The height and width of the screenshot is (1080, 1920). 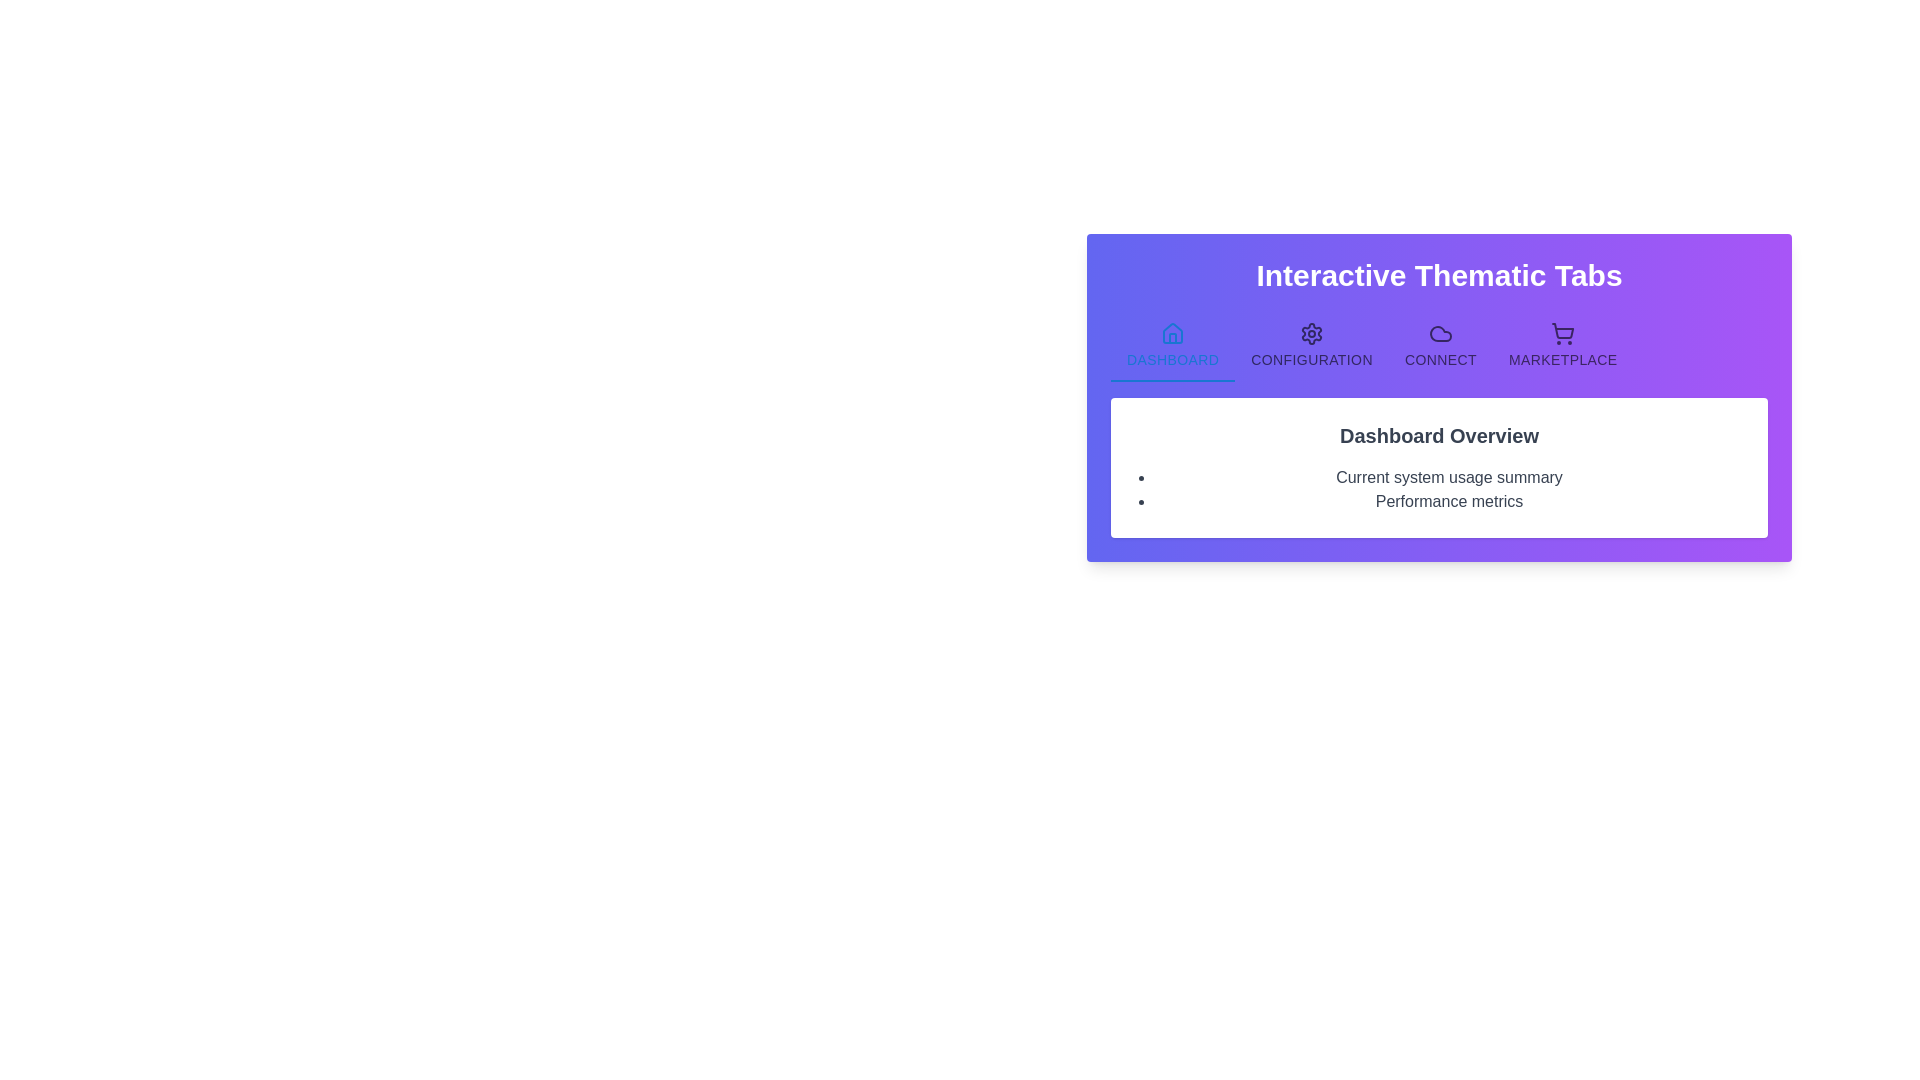 I want to click on the gear-like icon in the 'Configuration' tab, so click(x=1312, y=333).